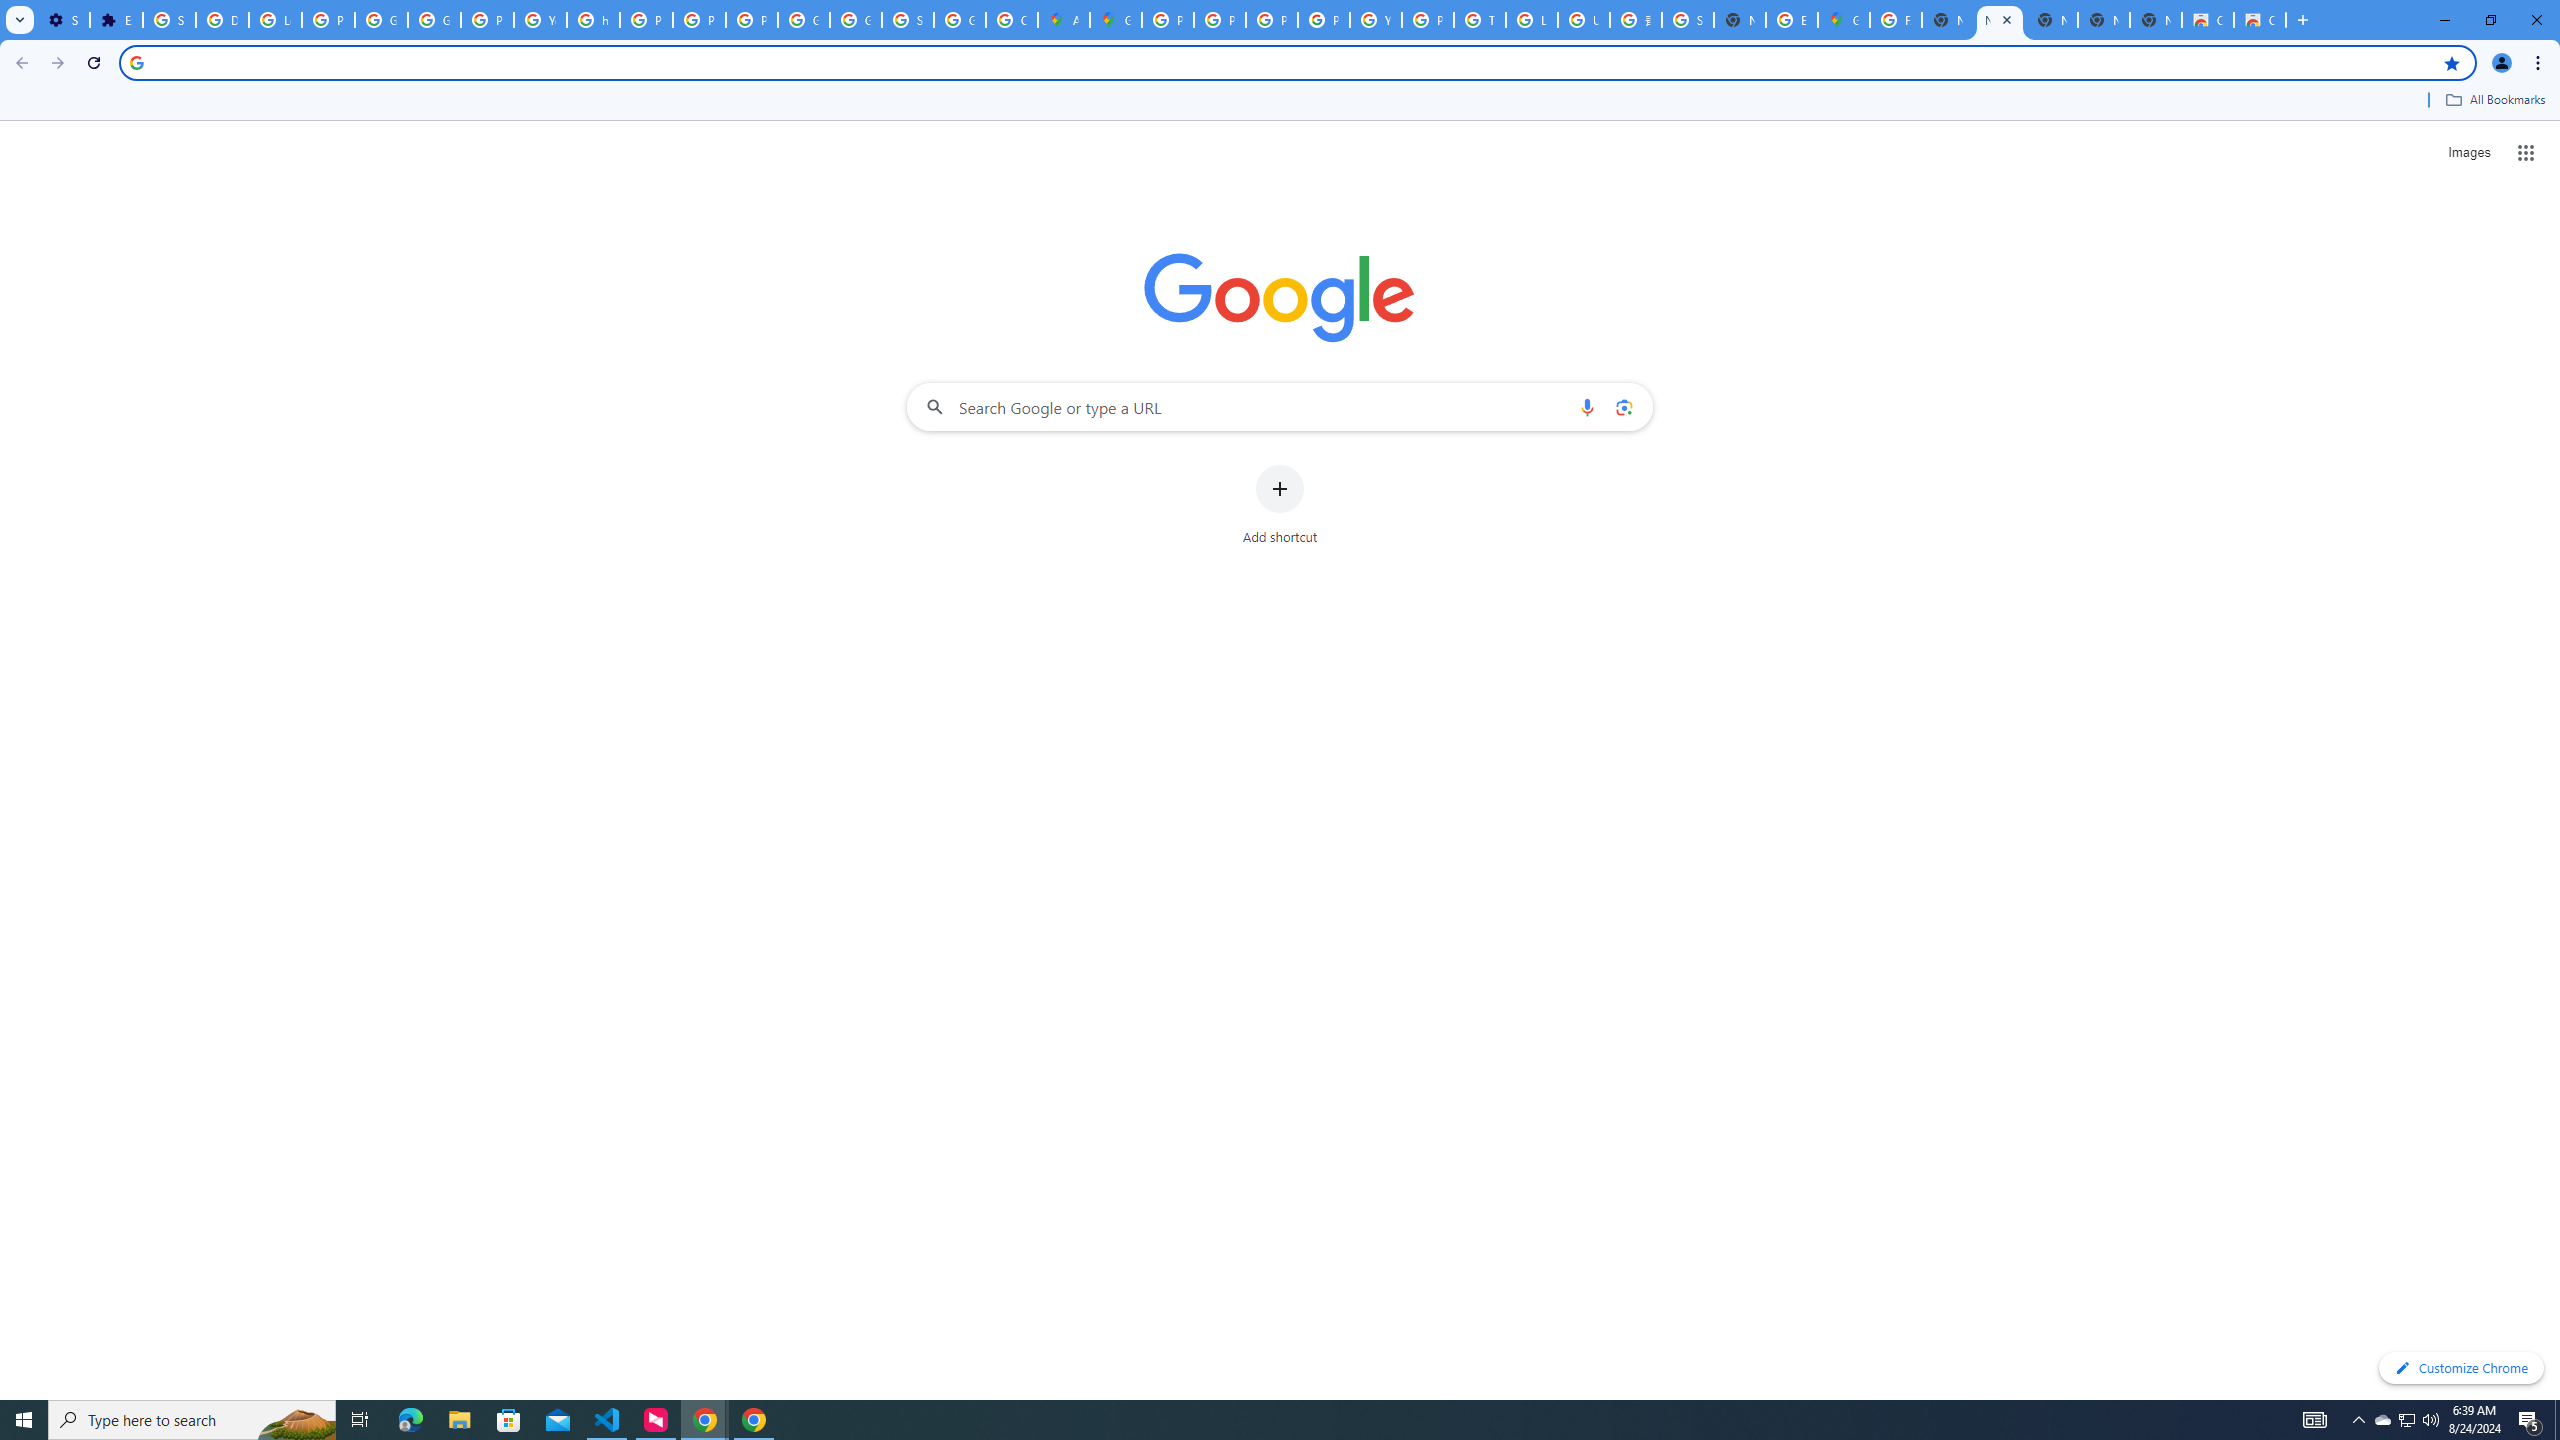 The image size is (2560, 1440). What do you see at coordinates (57, 62) in the screenshot?
I see `'Forward'` at bounding box center [57, 62].